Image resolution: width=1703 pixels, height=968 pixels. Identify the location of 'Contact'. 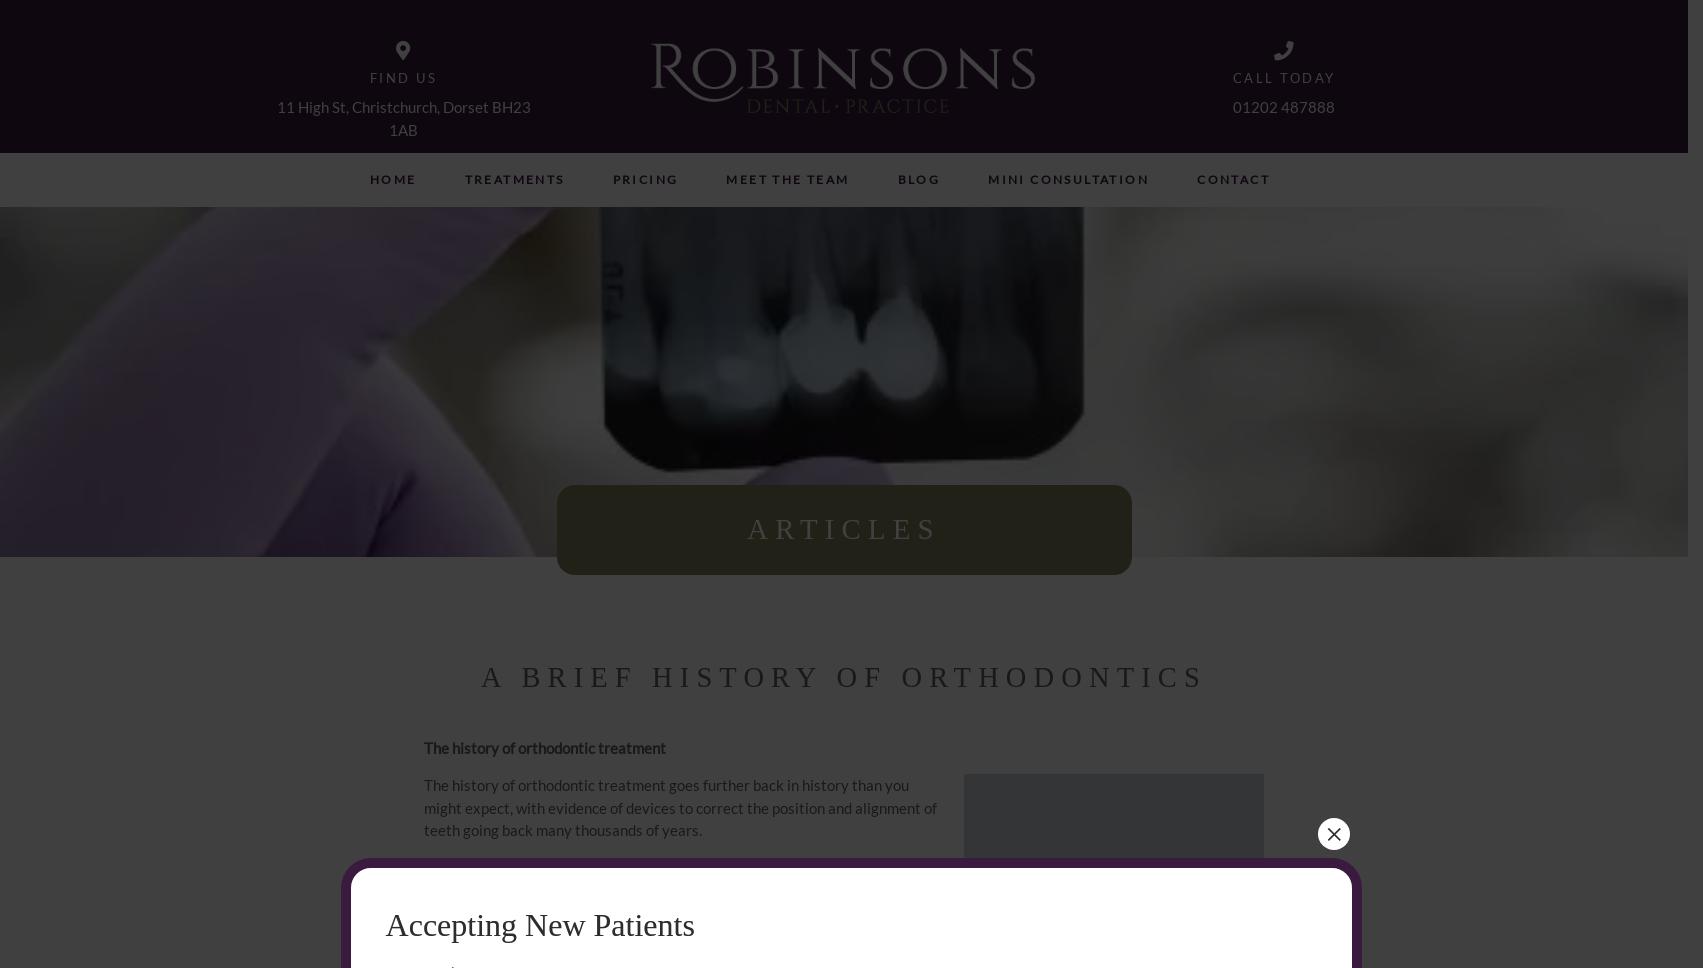
(1231, 179).